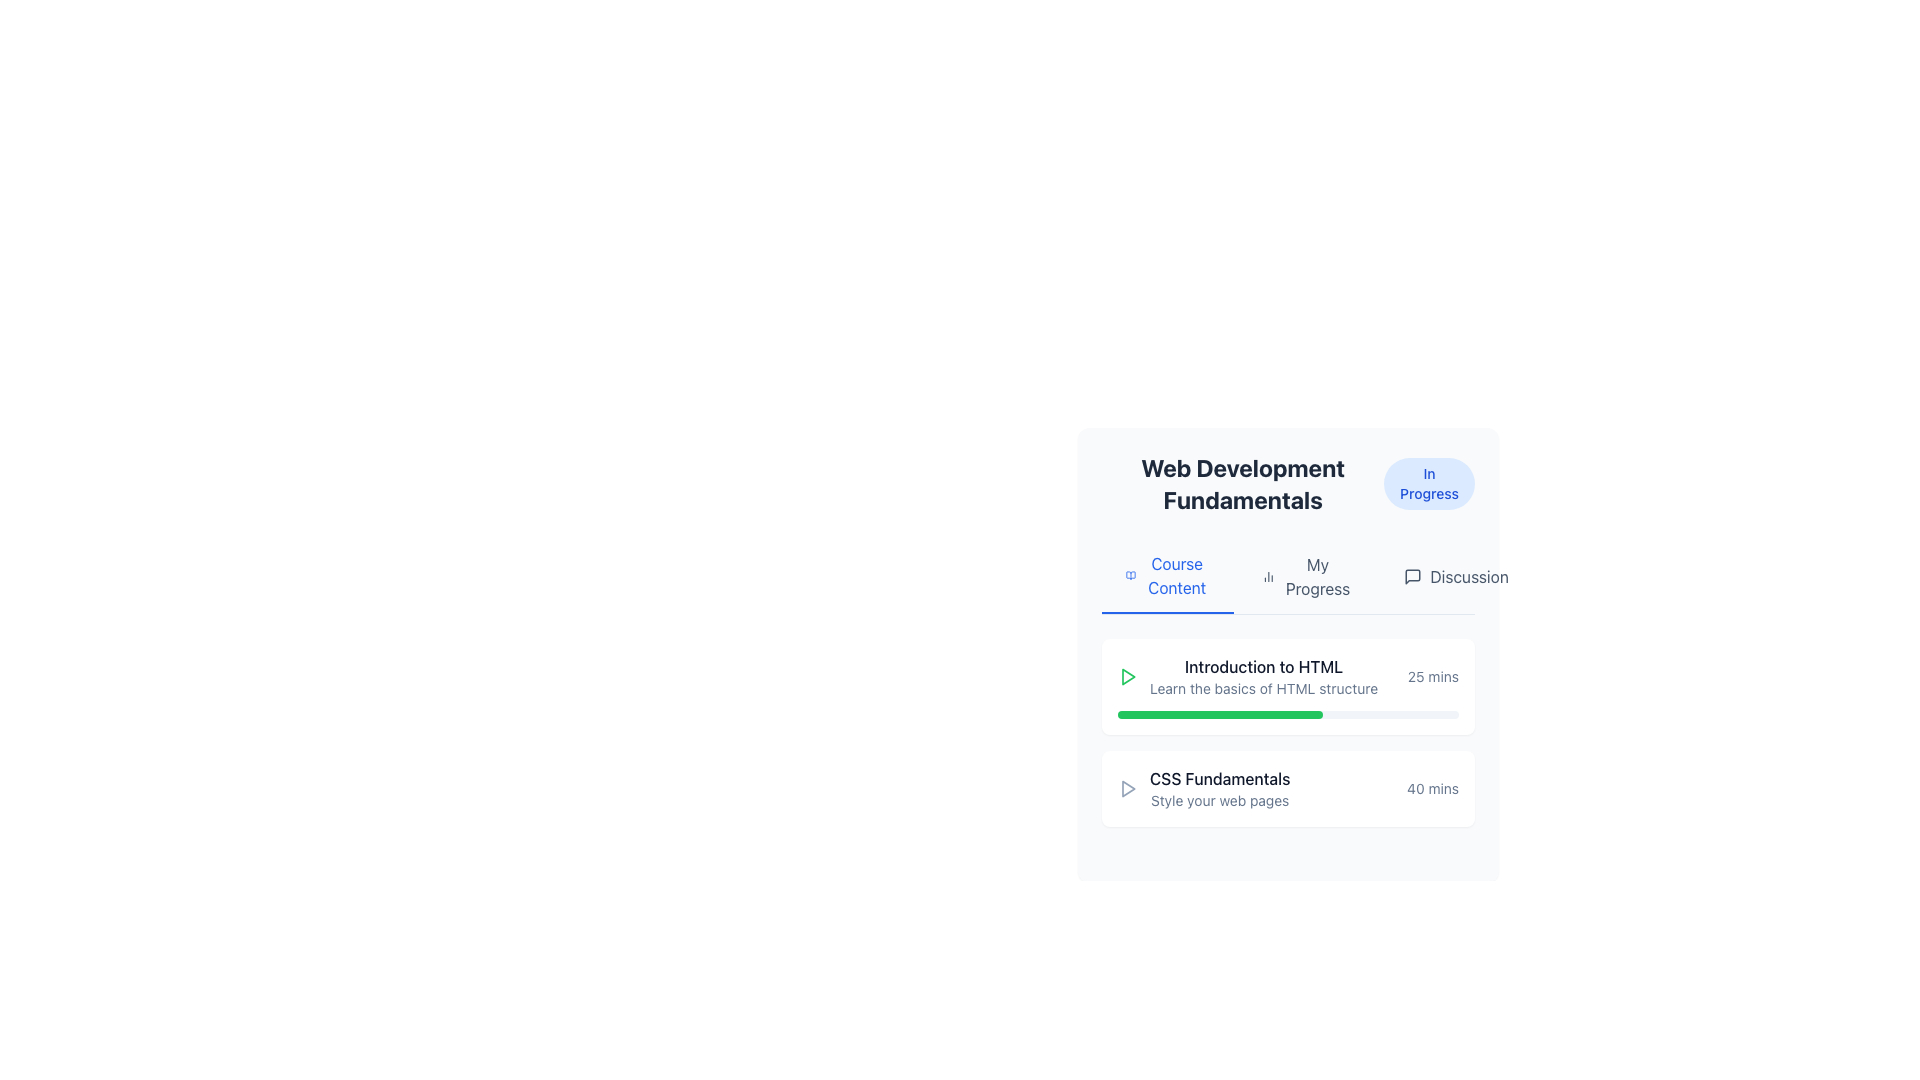 Image resolution: width=1920 pixels, height=1080 pixels. What do you see at coordinates (1393, 713) in the screenshot?
I see `progress bar completion` at bounding box center [1393, 713].